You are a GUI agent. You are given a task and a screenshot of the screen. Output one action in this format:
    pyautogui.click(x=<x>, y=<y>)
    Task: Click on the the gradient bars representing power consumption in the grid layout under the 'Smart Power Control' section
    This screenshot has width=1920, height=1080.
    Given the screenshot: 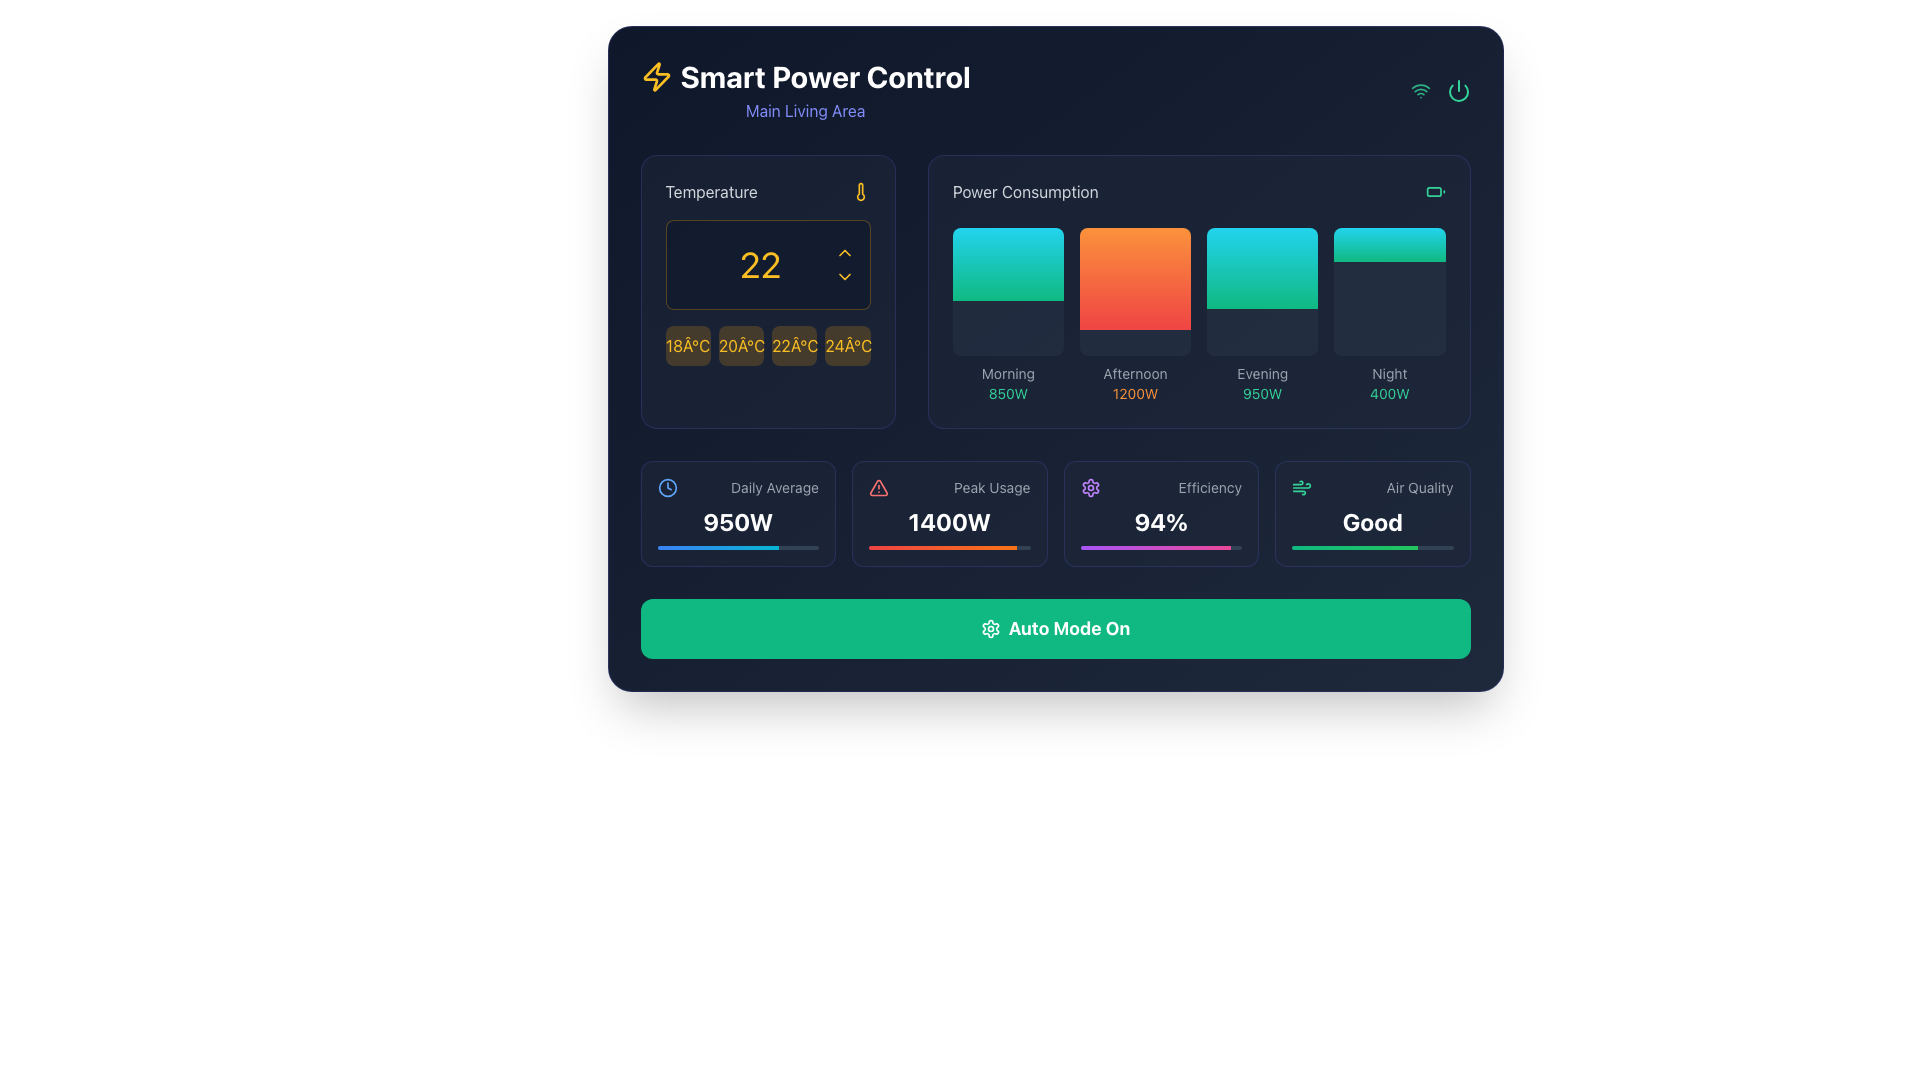 What is the action you would take?
    pyautogui.click(x=1054, y=292)
    